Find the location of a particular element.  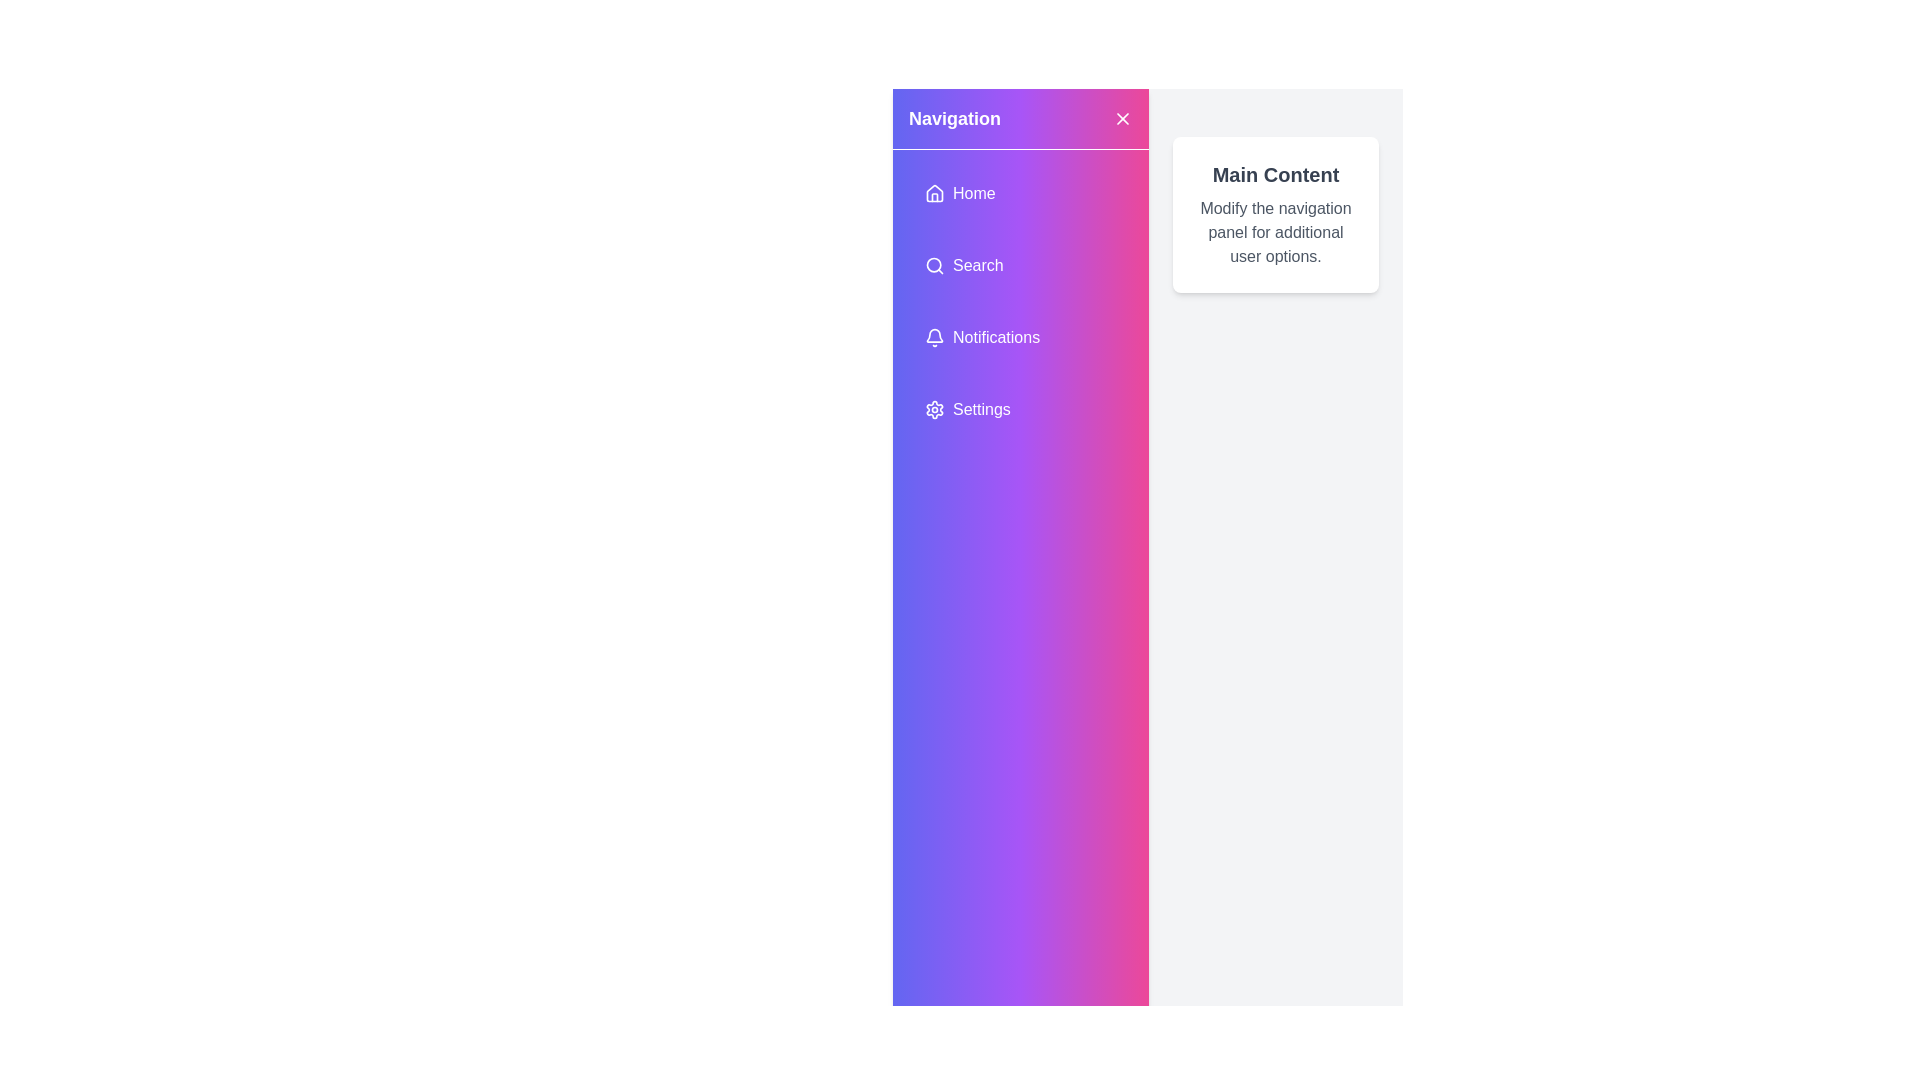

the 'Settings' text label, which is styled in white font against a gradient background of purple and pink shades, located under the 'Notifications' menu item in the navigation panel is located at coordinates (981, 408).